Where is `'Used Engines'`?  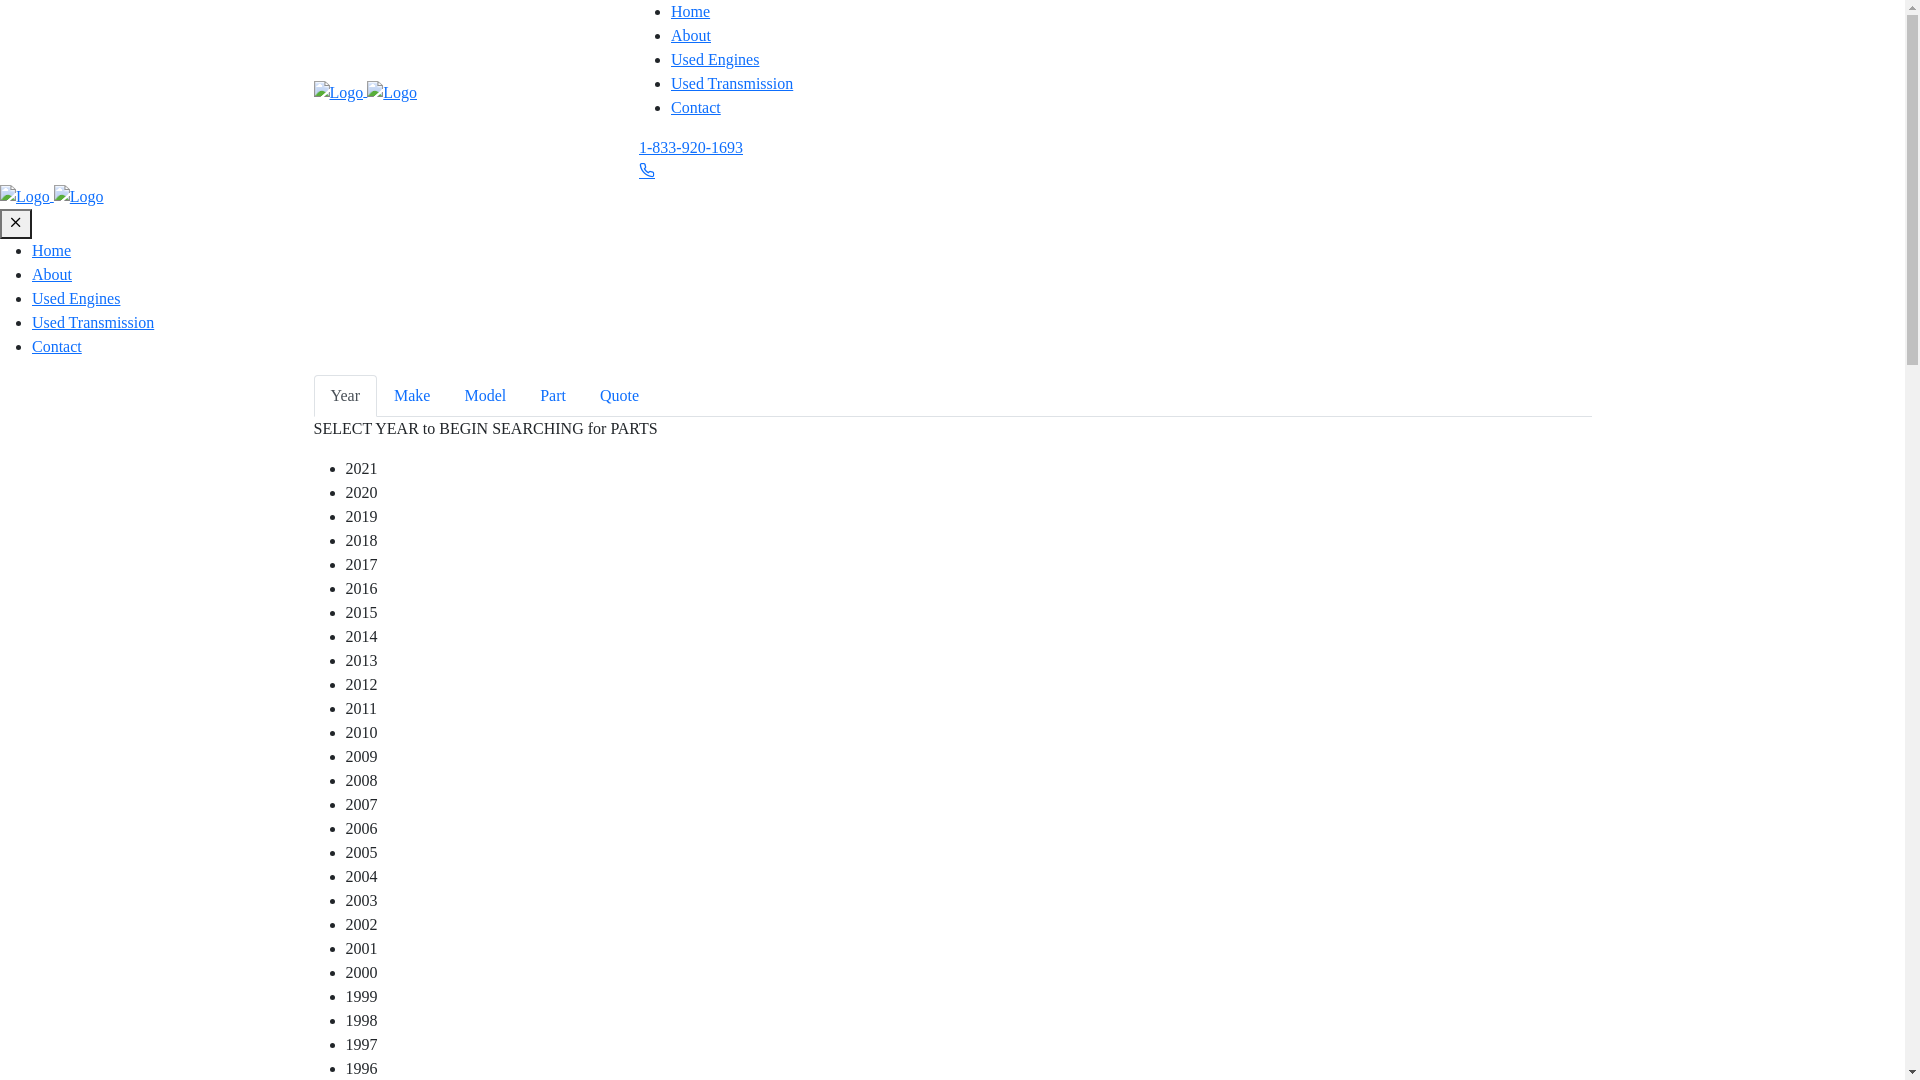
'Used Engines' is located at coordinates (76, 298).